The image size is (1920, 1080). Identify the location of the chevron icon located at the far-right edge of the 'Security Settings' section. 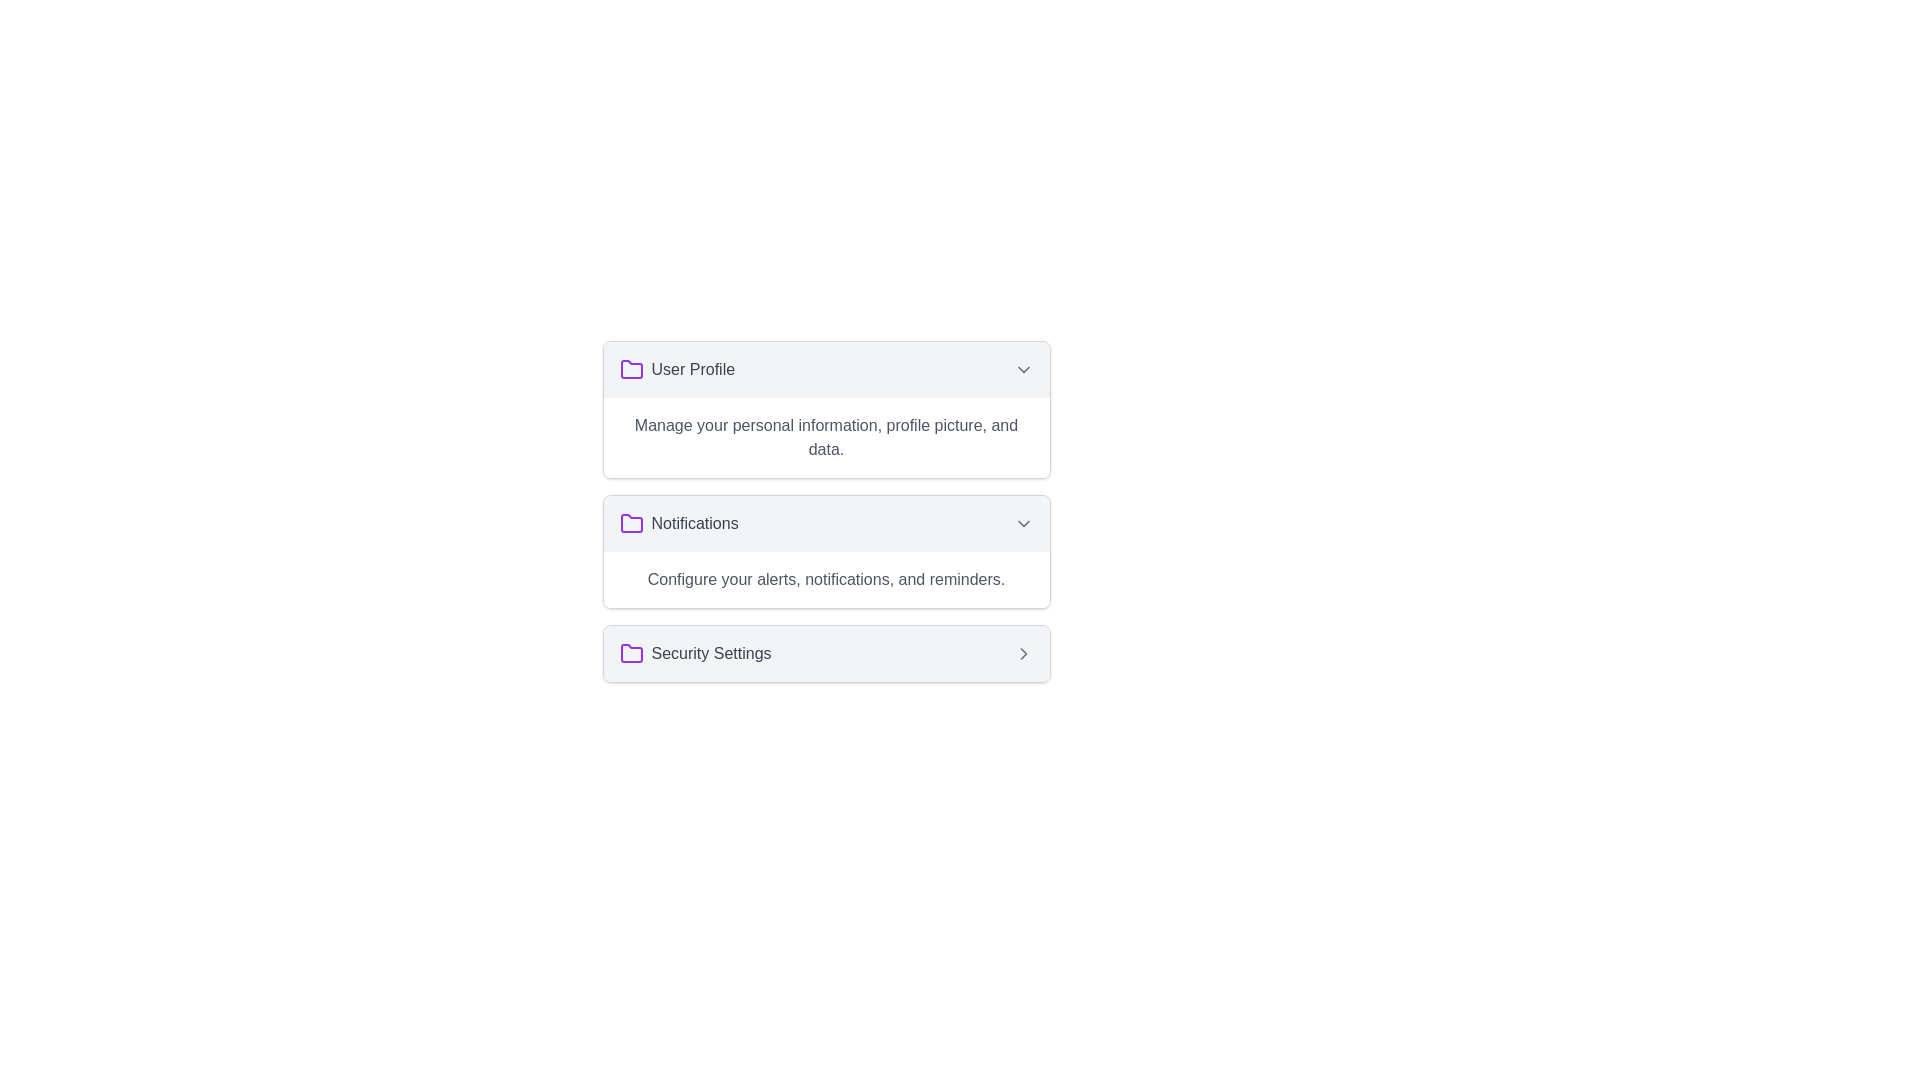
(1023, 654).